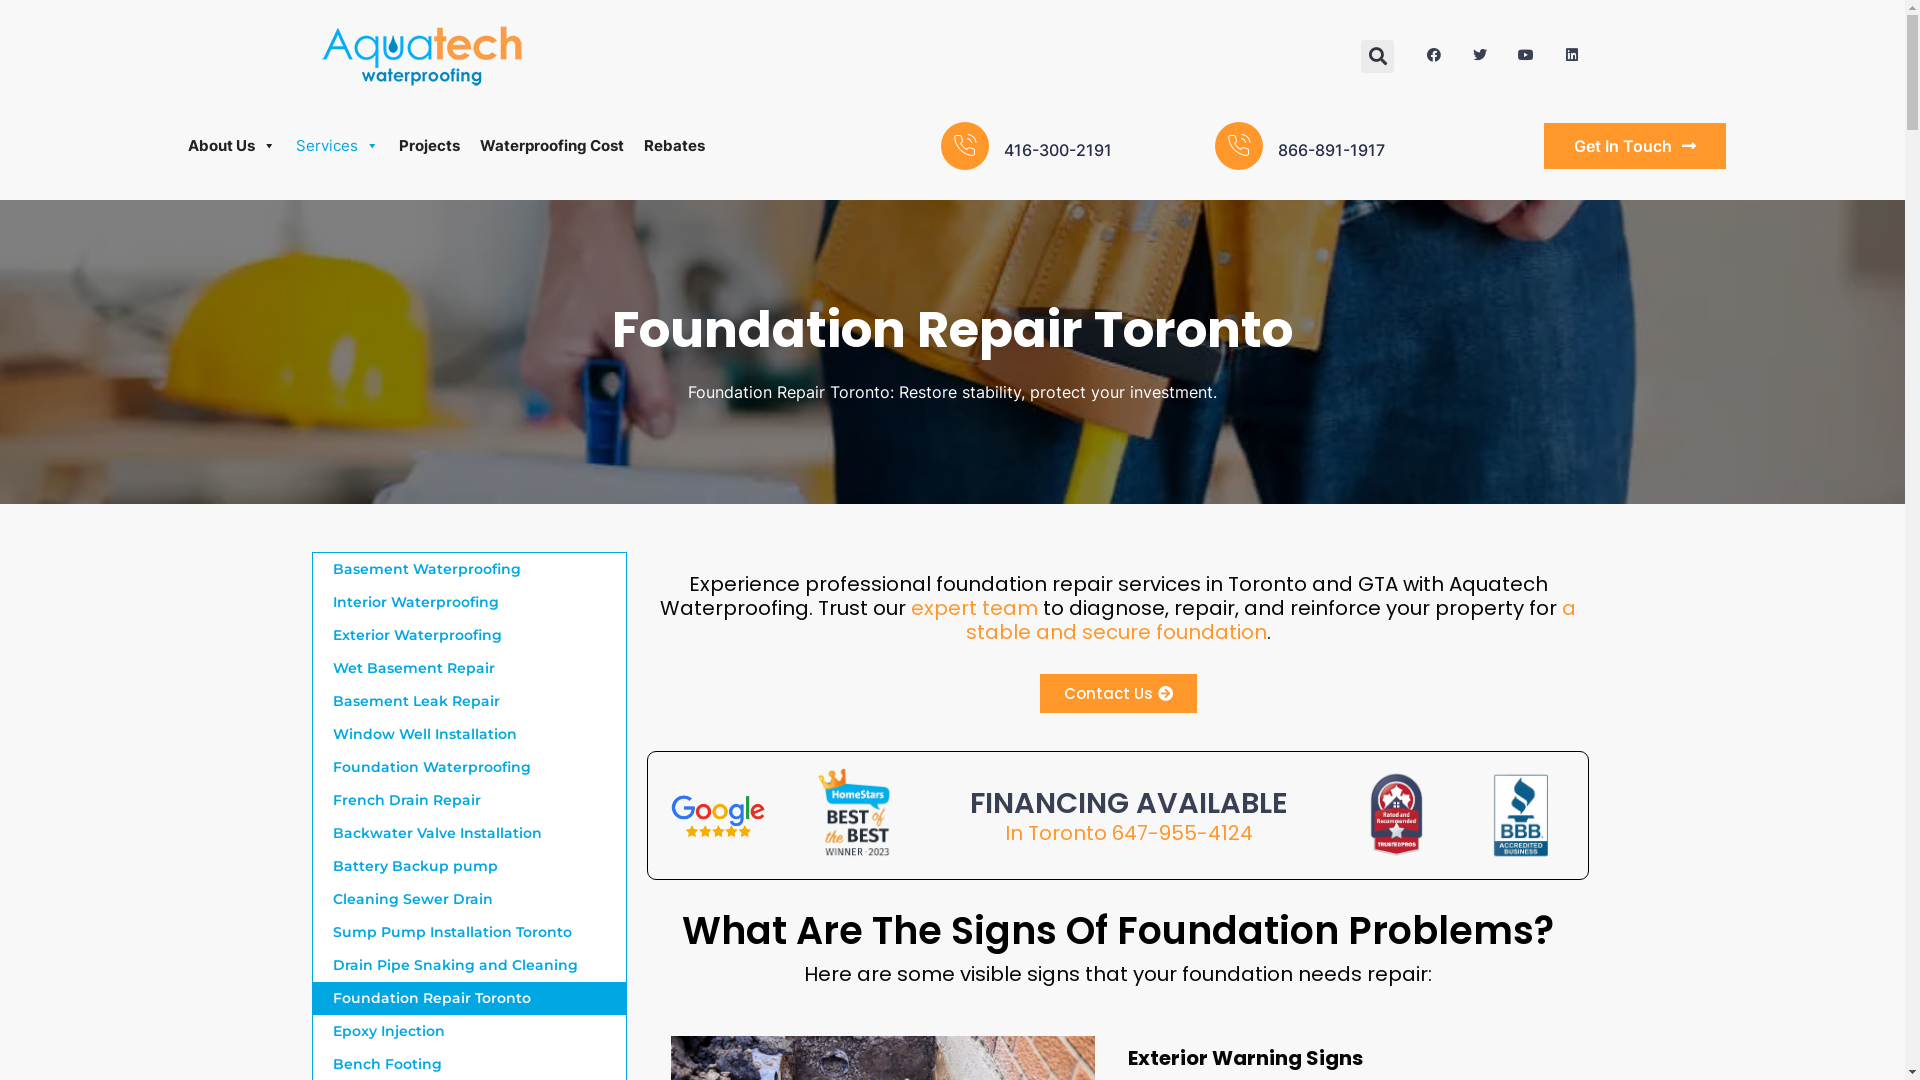 Image resolution: width=1920 pixels, height=1080 pixels. I want to click on 'Services', so click(337, 145).